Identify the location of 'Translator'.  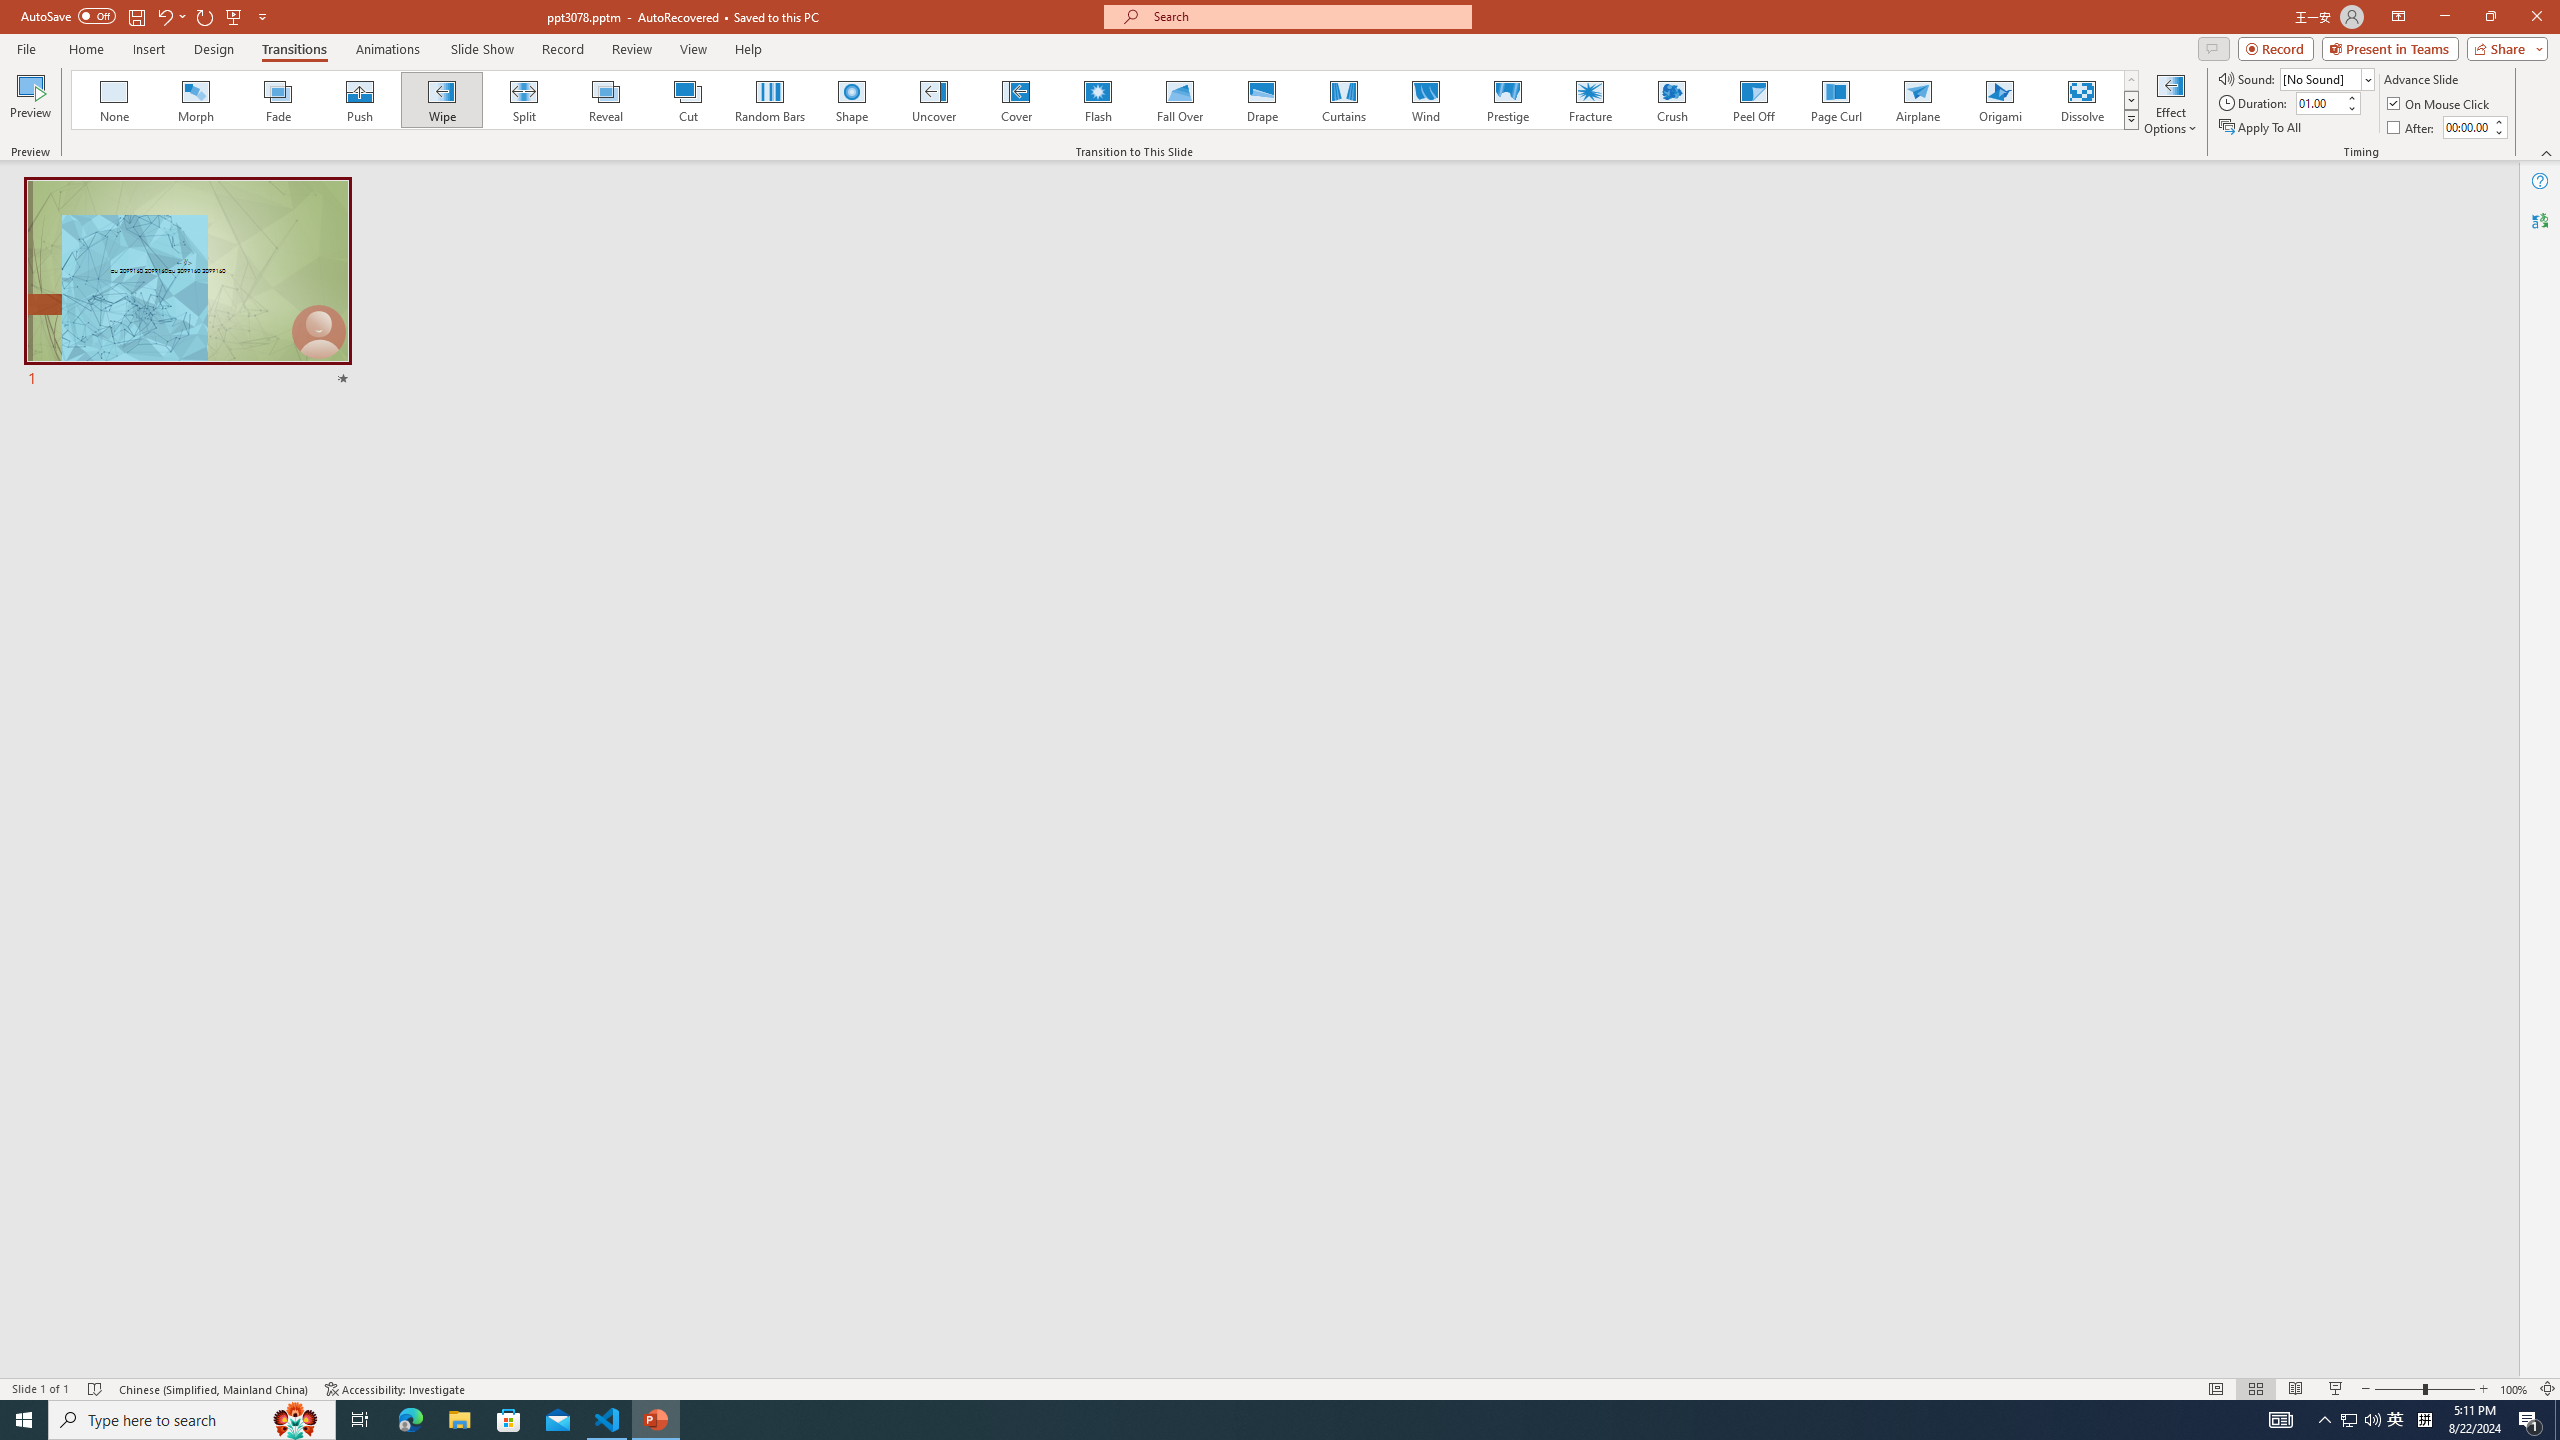
(2539, 221).